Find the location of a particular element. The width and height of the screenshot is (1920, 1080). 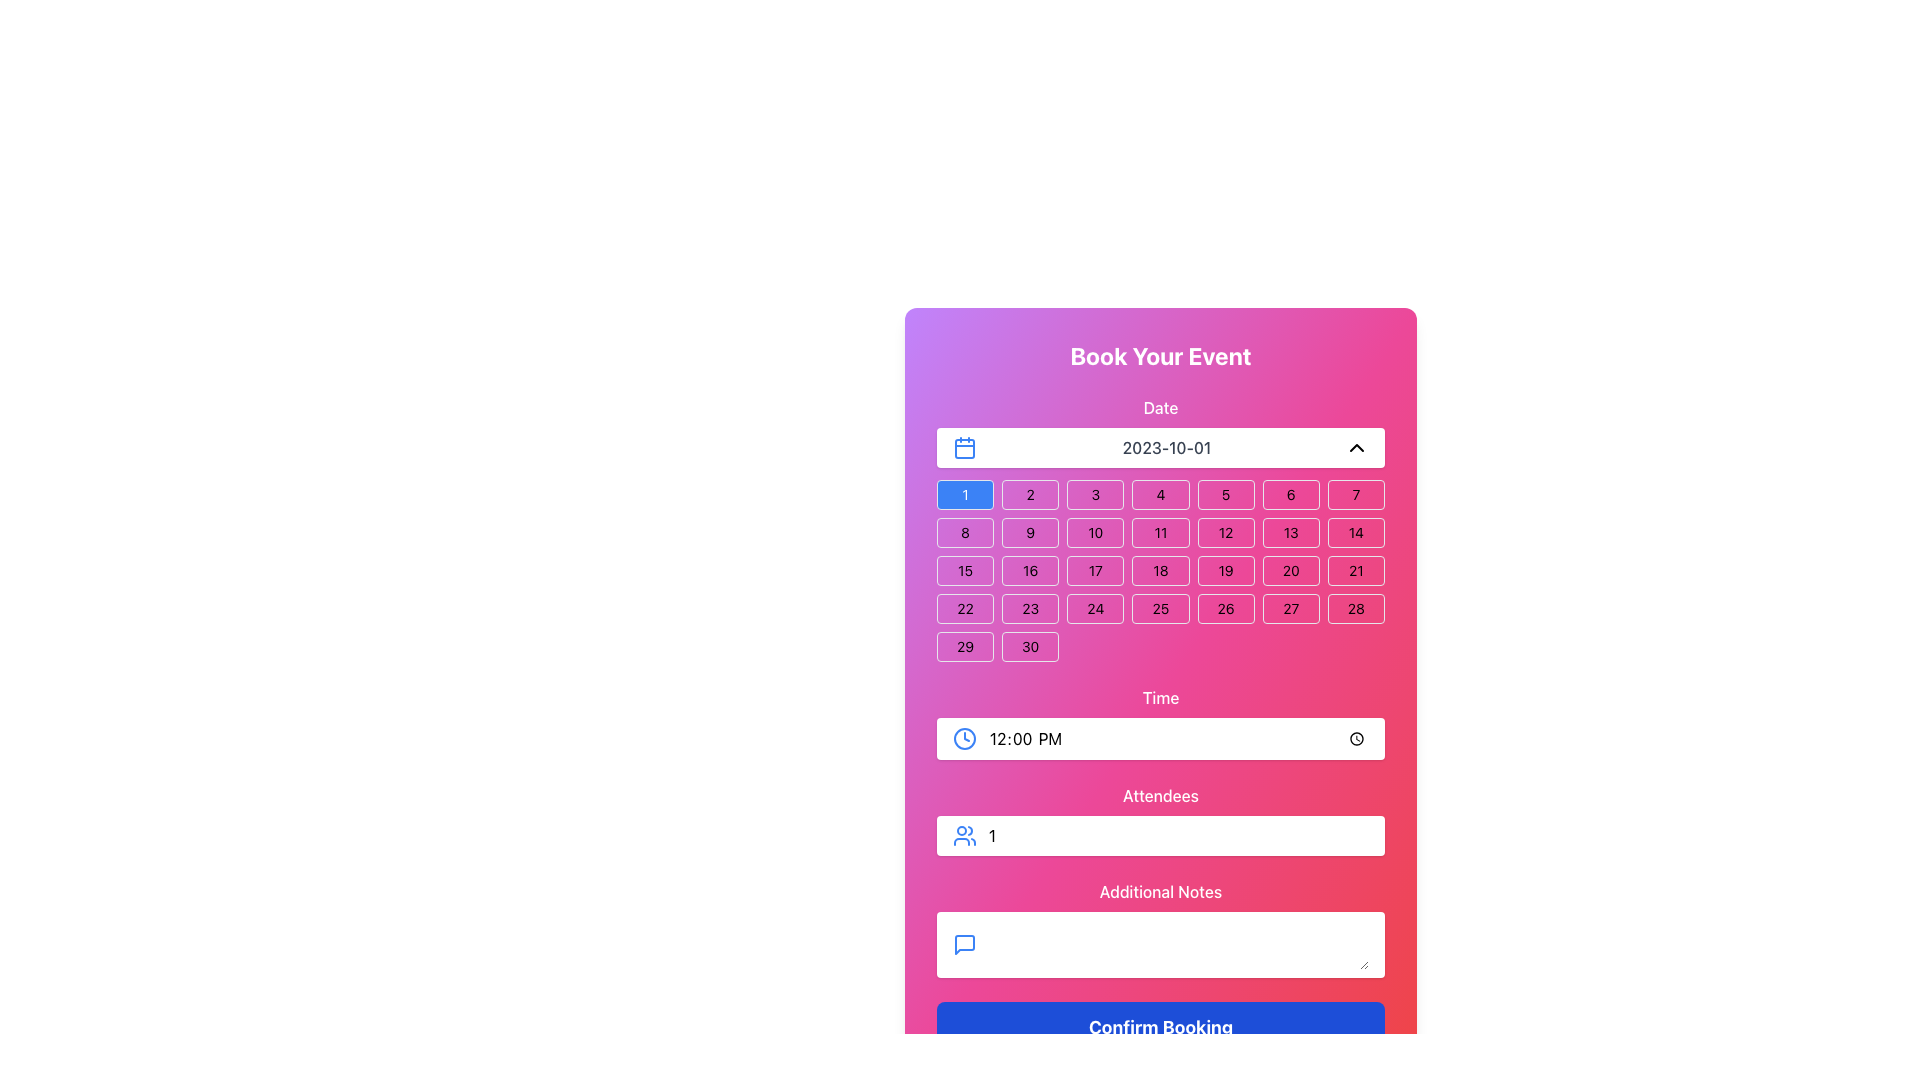

the calendar date button located in the fourth row and fourth column, which is positioned between '23' and '25' is located at coordinates (1094, 608).